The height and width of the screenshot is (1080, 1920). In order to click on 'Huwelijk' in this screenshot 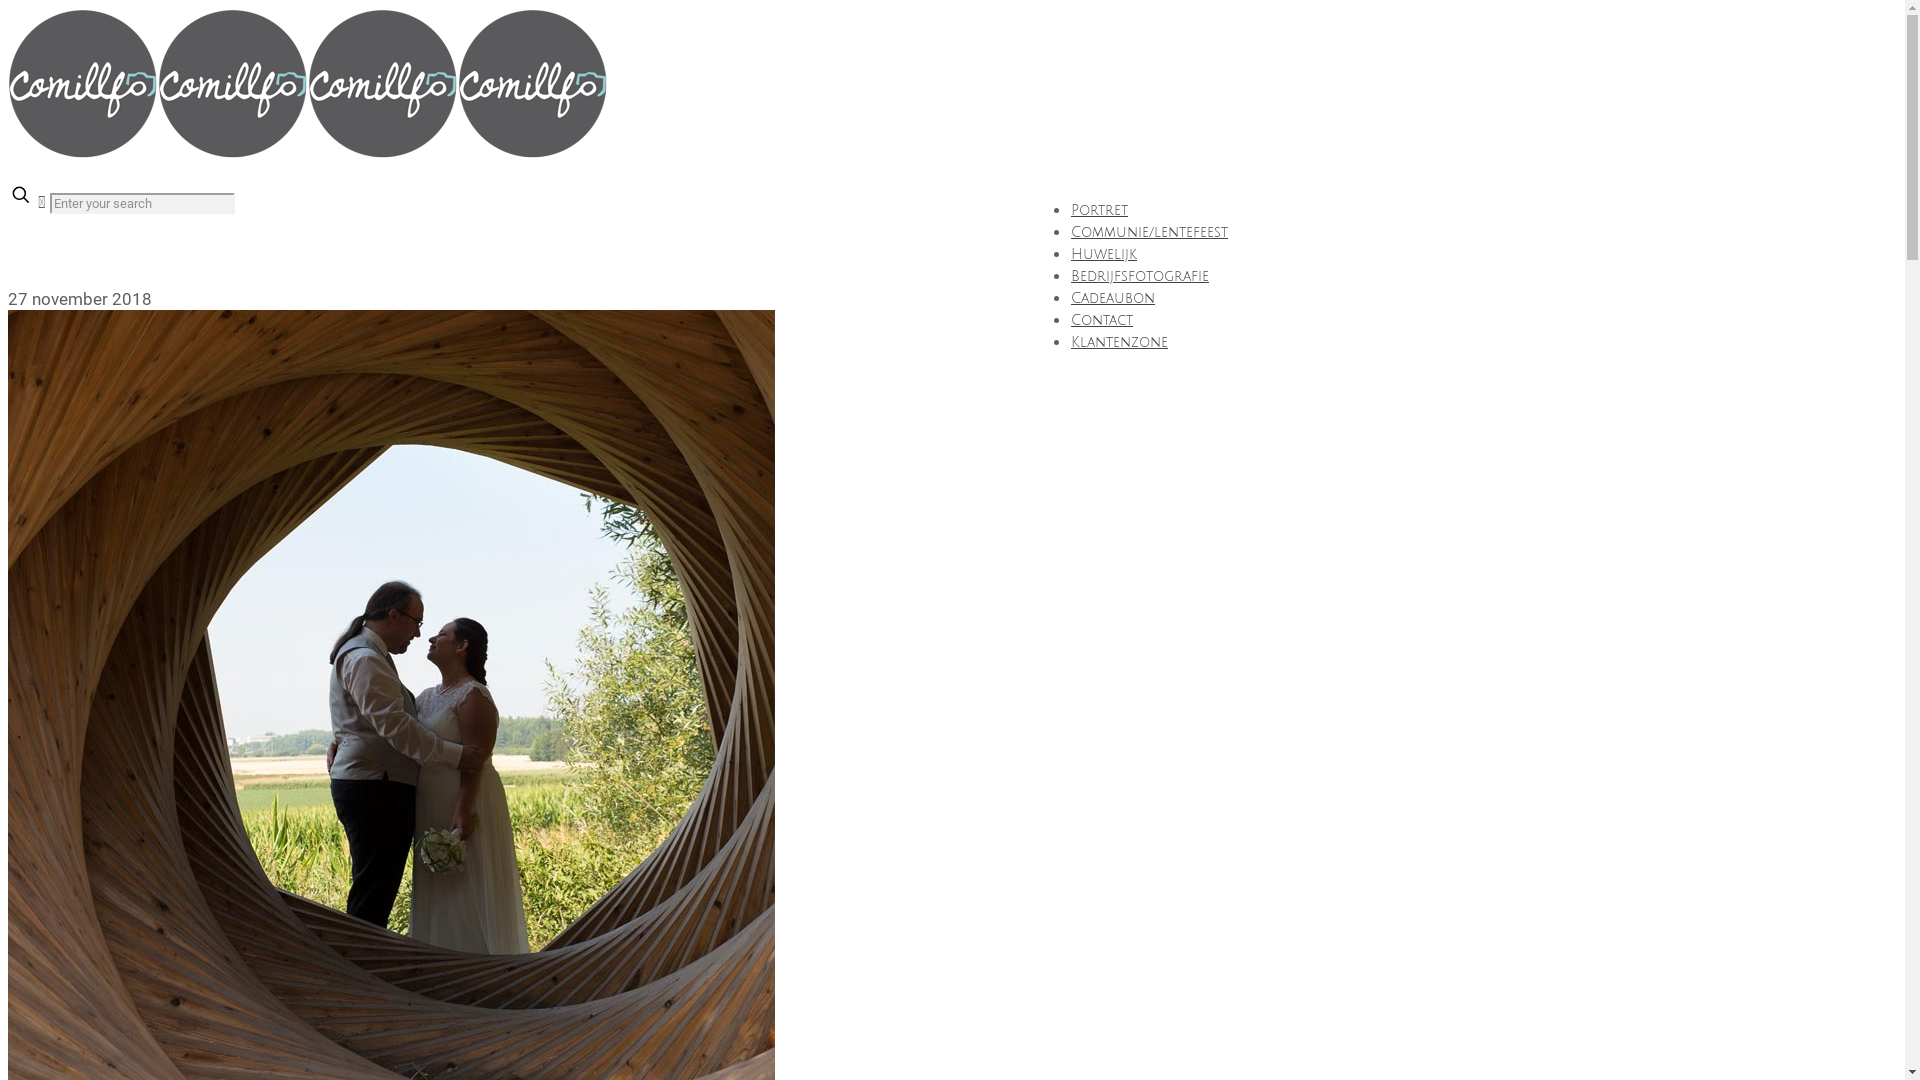, I will do `click(1069, 253)`.